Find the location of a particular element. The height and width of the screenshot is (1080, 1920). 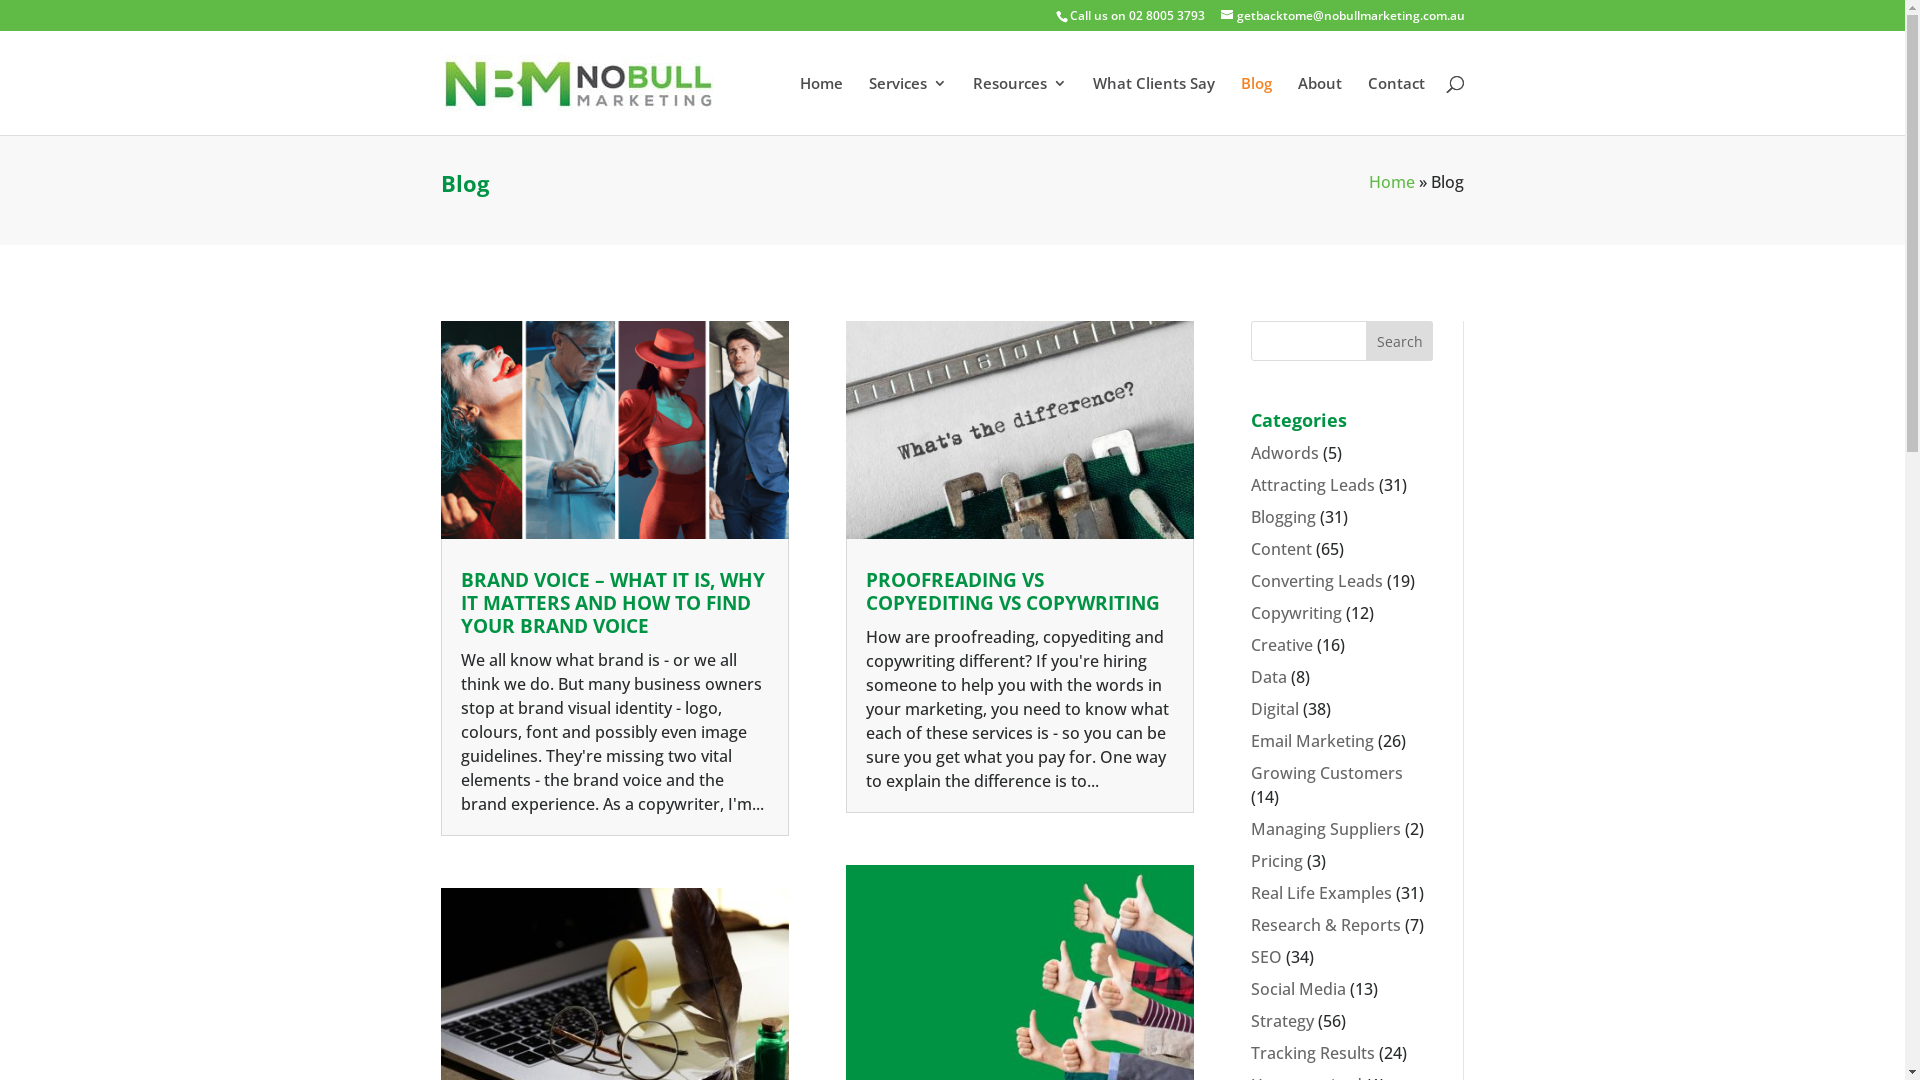

'Creative' is located at coordinates (1281, 644).